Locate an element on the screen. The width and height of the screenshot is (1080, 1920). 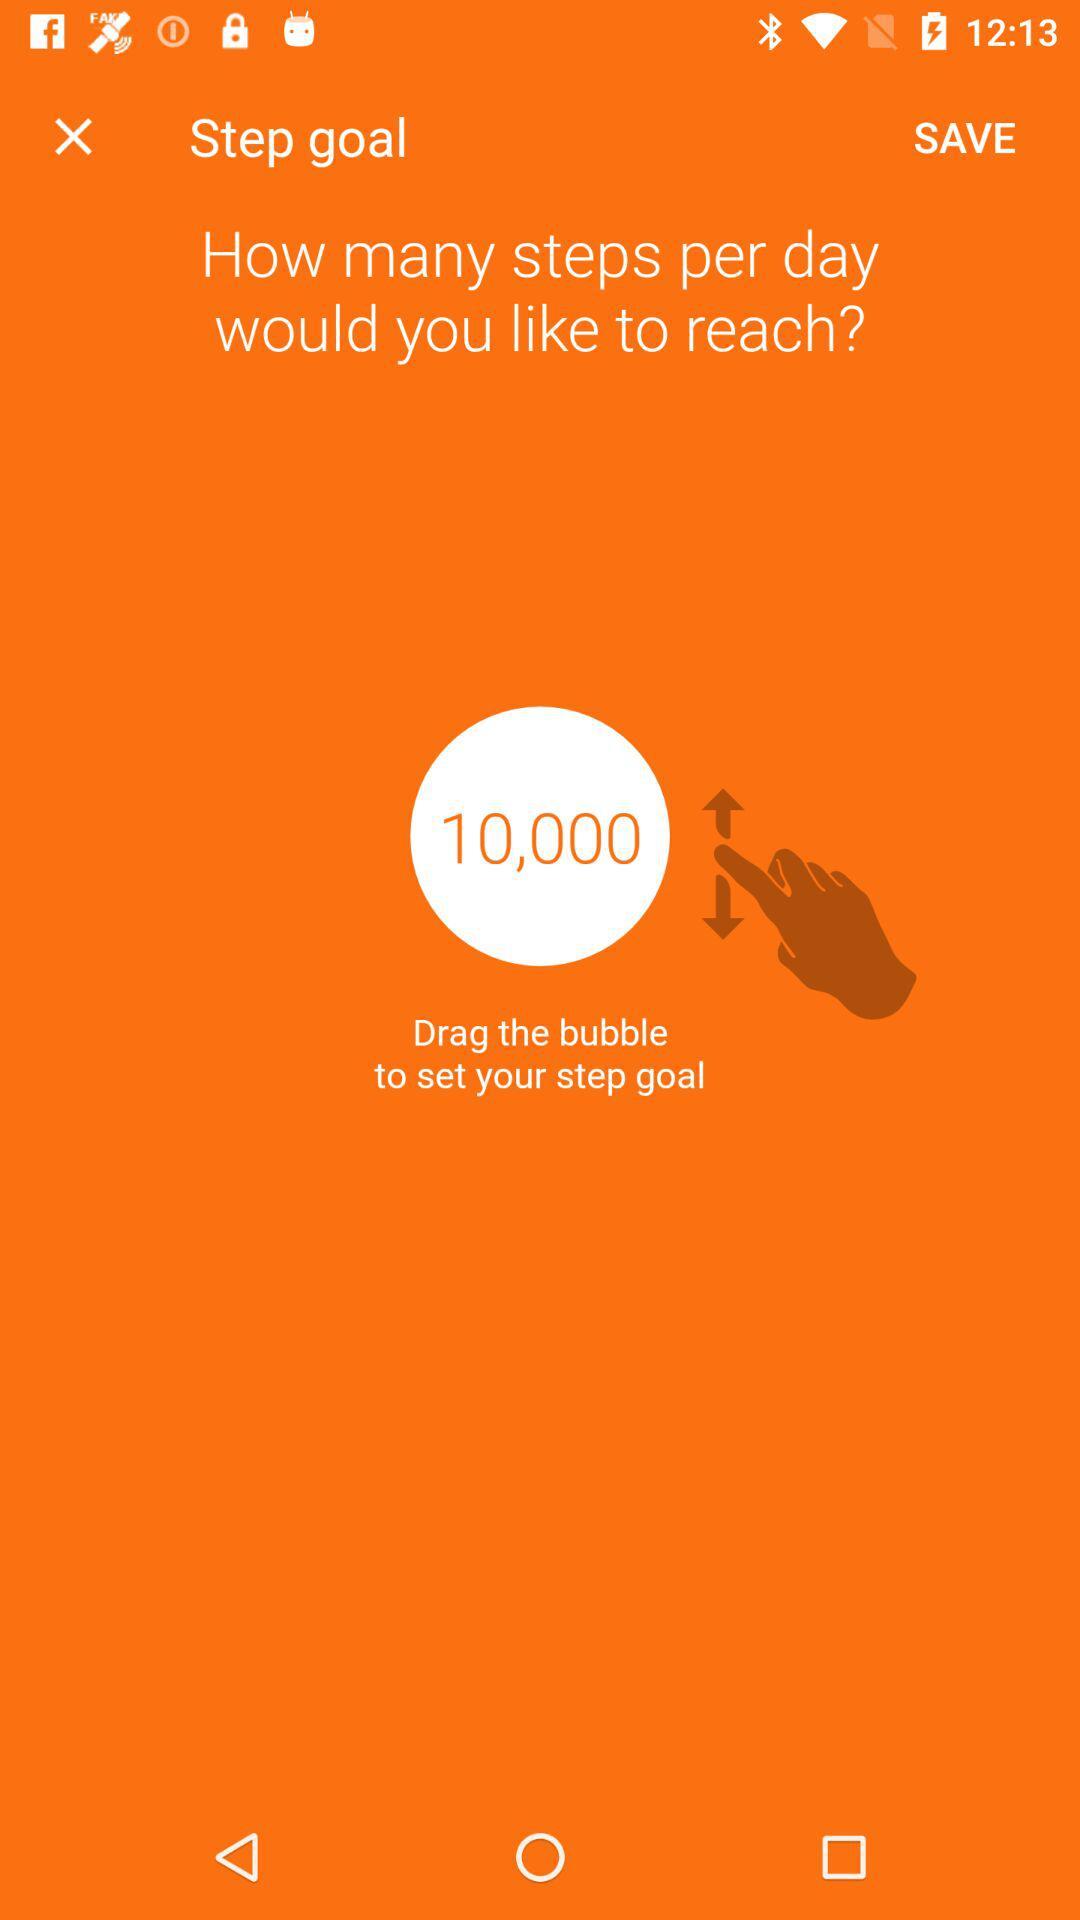
the app above the how many steps icon is located at coordinates (72, 135).